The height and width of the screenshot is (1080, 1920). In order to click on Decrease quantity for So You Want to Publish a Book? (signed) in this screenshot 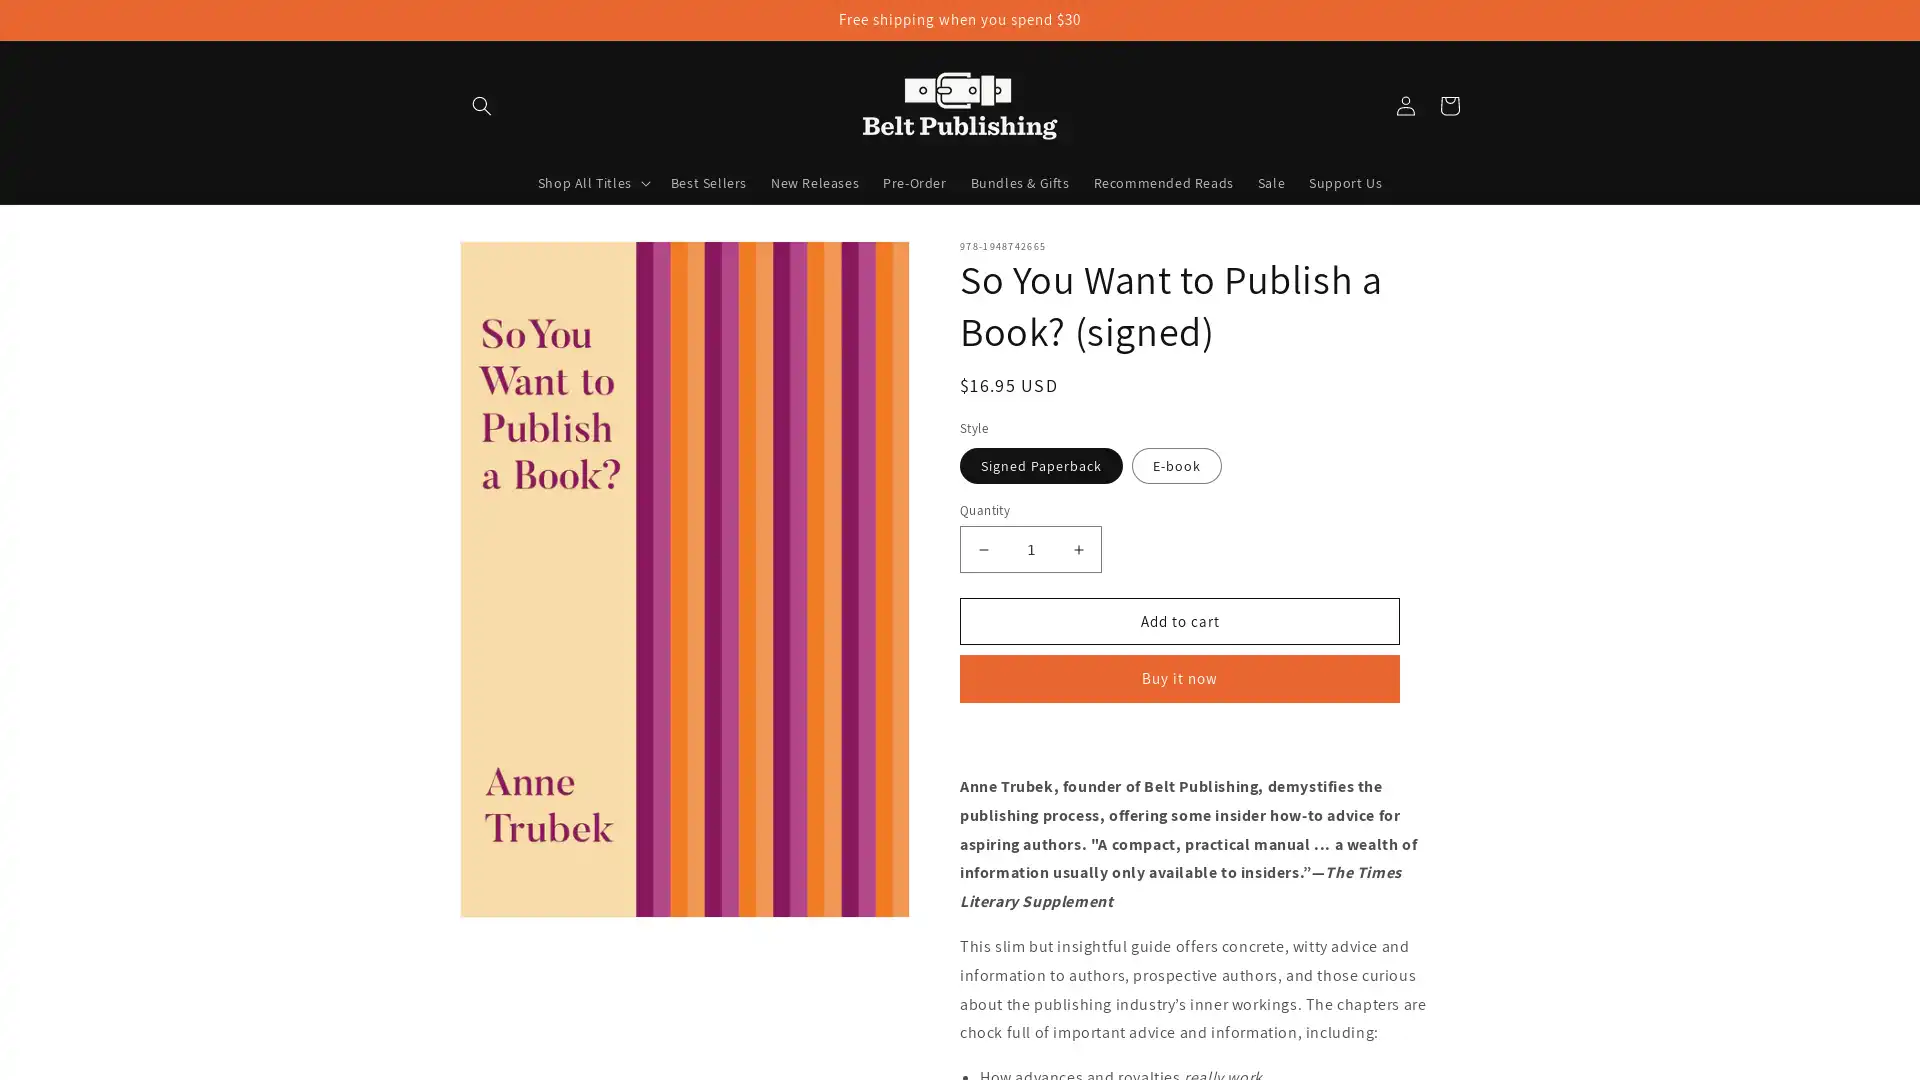, I will do `click(983, 549)`.